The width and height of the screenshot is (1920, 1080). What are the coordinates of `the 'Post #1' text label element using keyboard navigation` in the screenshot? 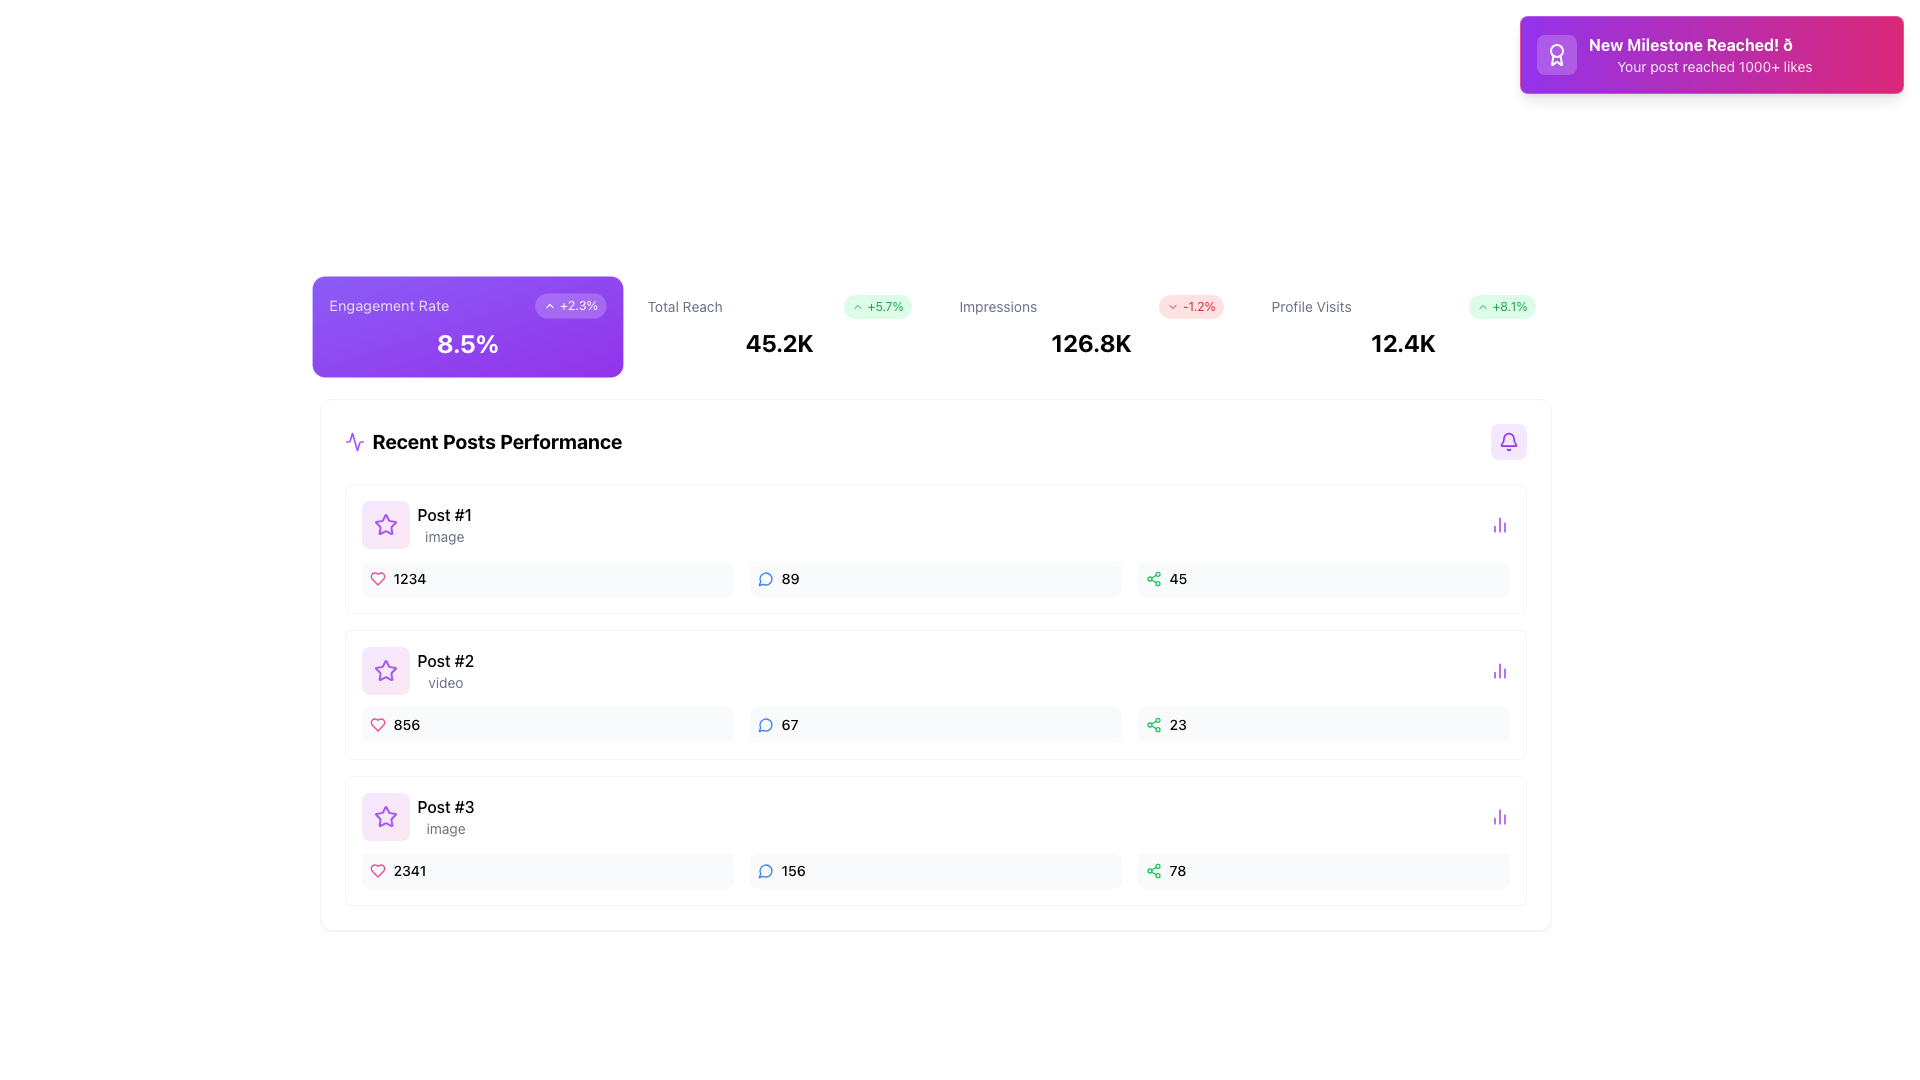 It's located at (443, 514).